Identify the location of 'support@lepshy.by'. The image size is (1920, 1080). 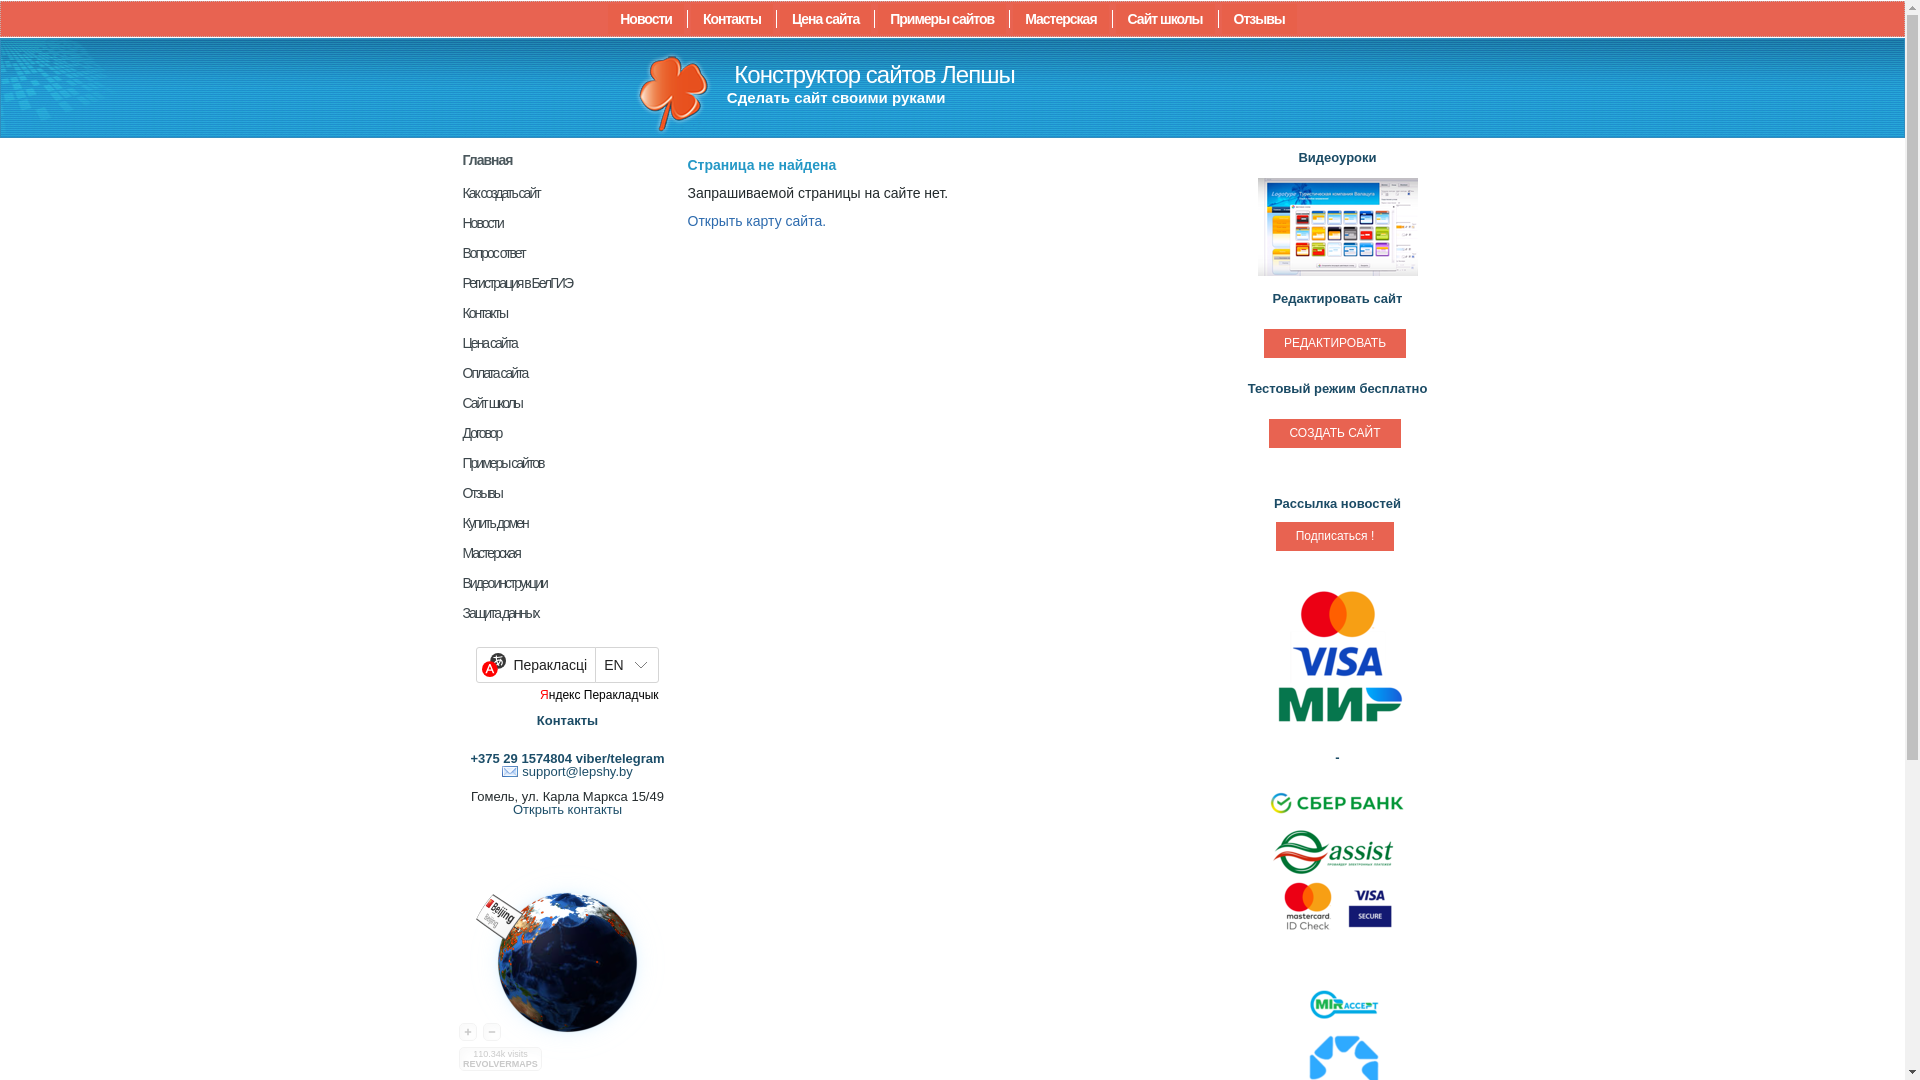
(502, 770).